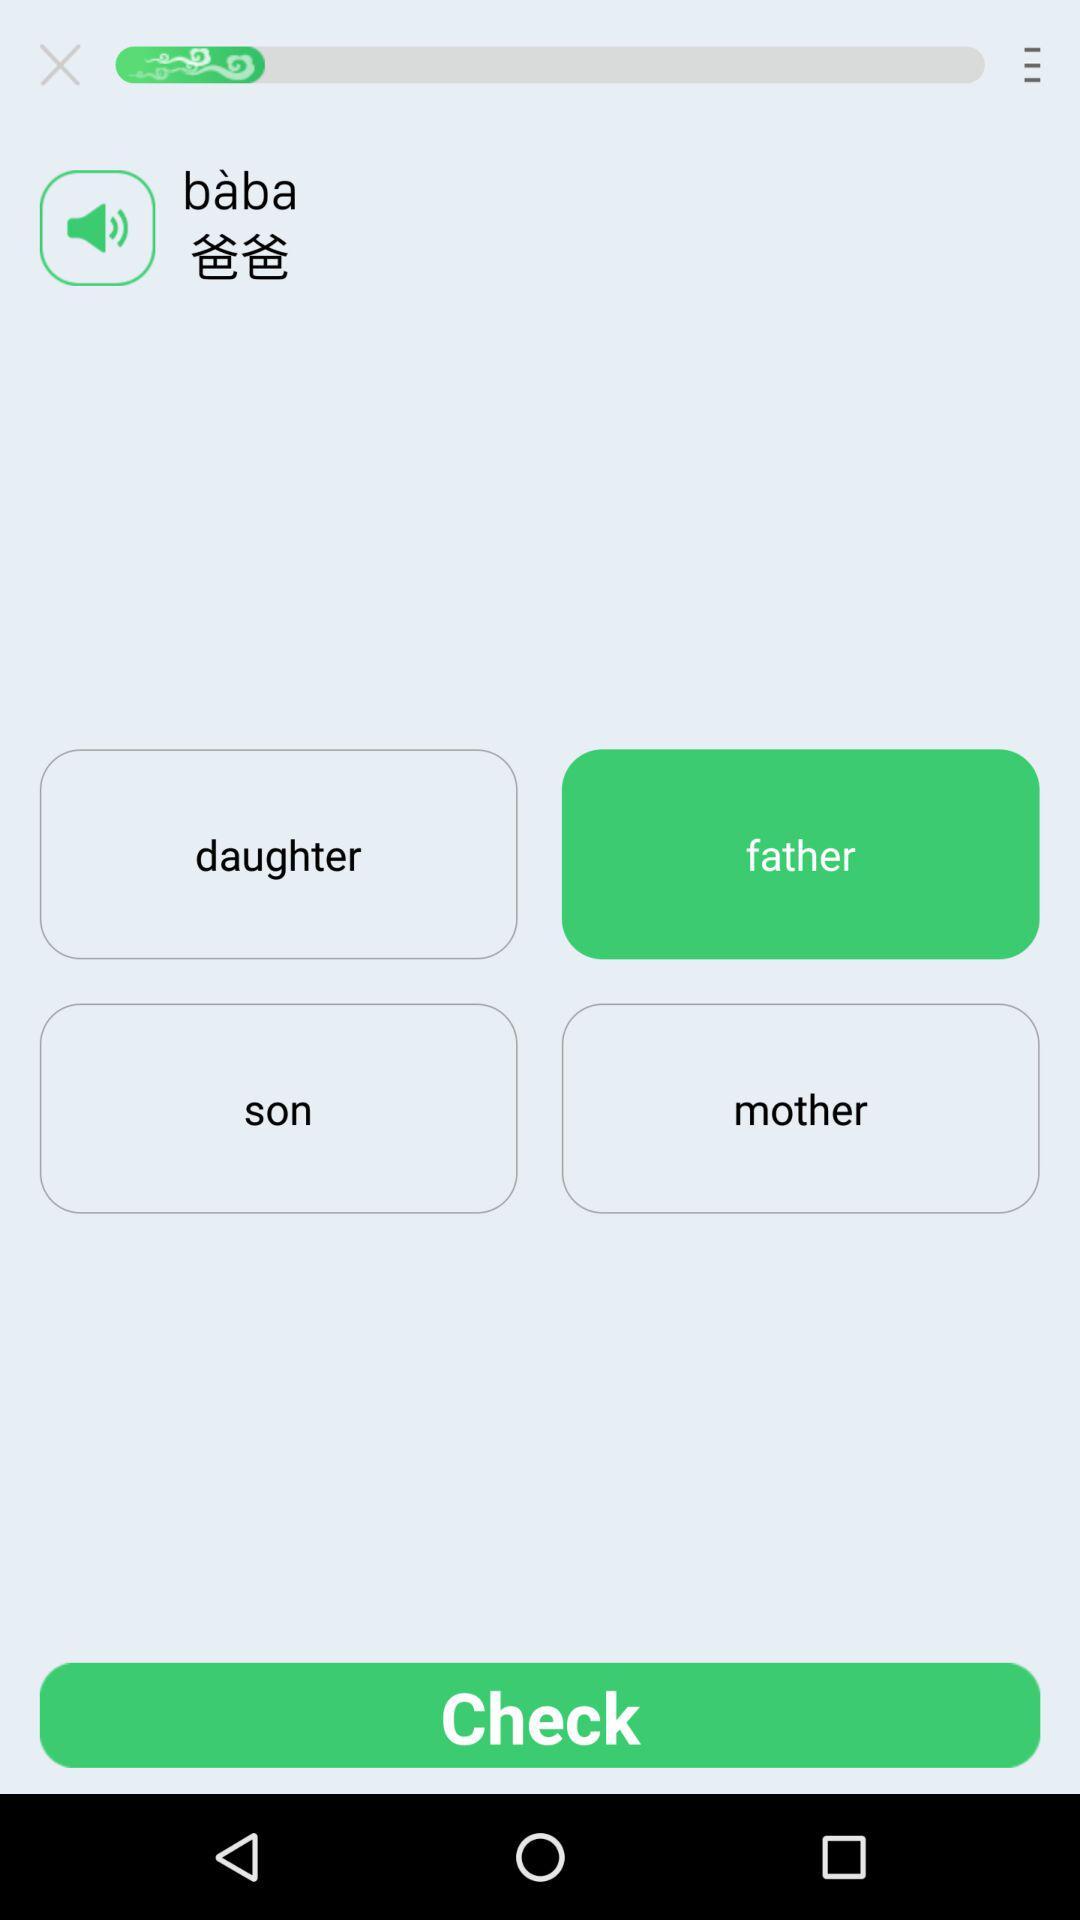 This screenshot has width=1080, height=1920. Describe the element at coordinates (67, 64) in the screenshot. I see `exit or clear` at that location.